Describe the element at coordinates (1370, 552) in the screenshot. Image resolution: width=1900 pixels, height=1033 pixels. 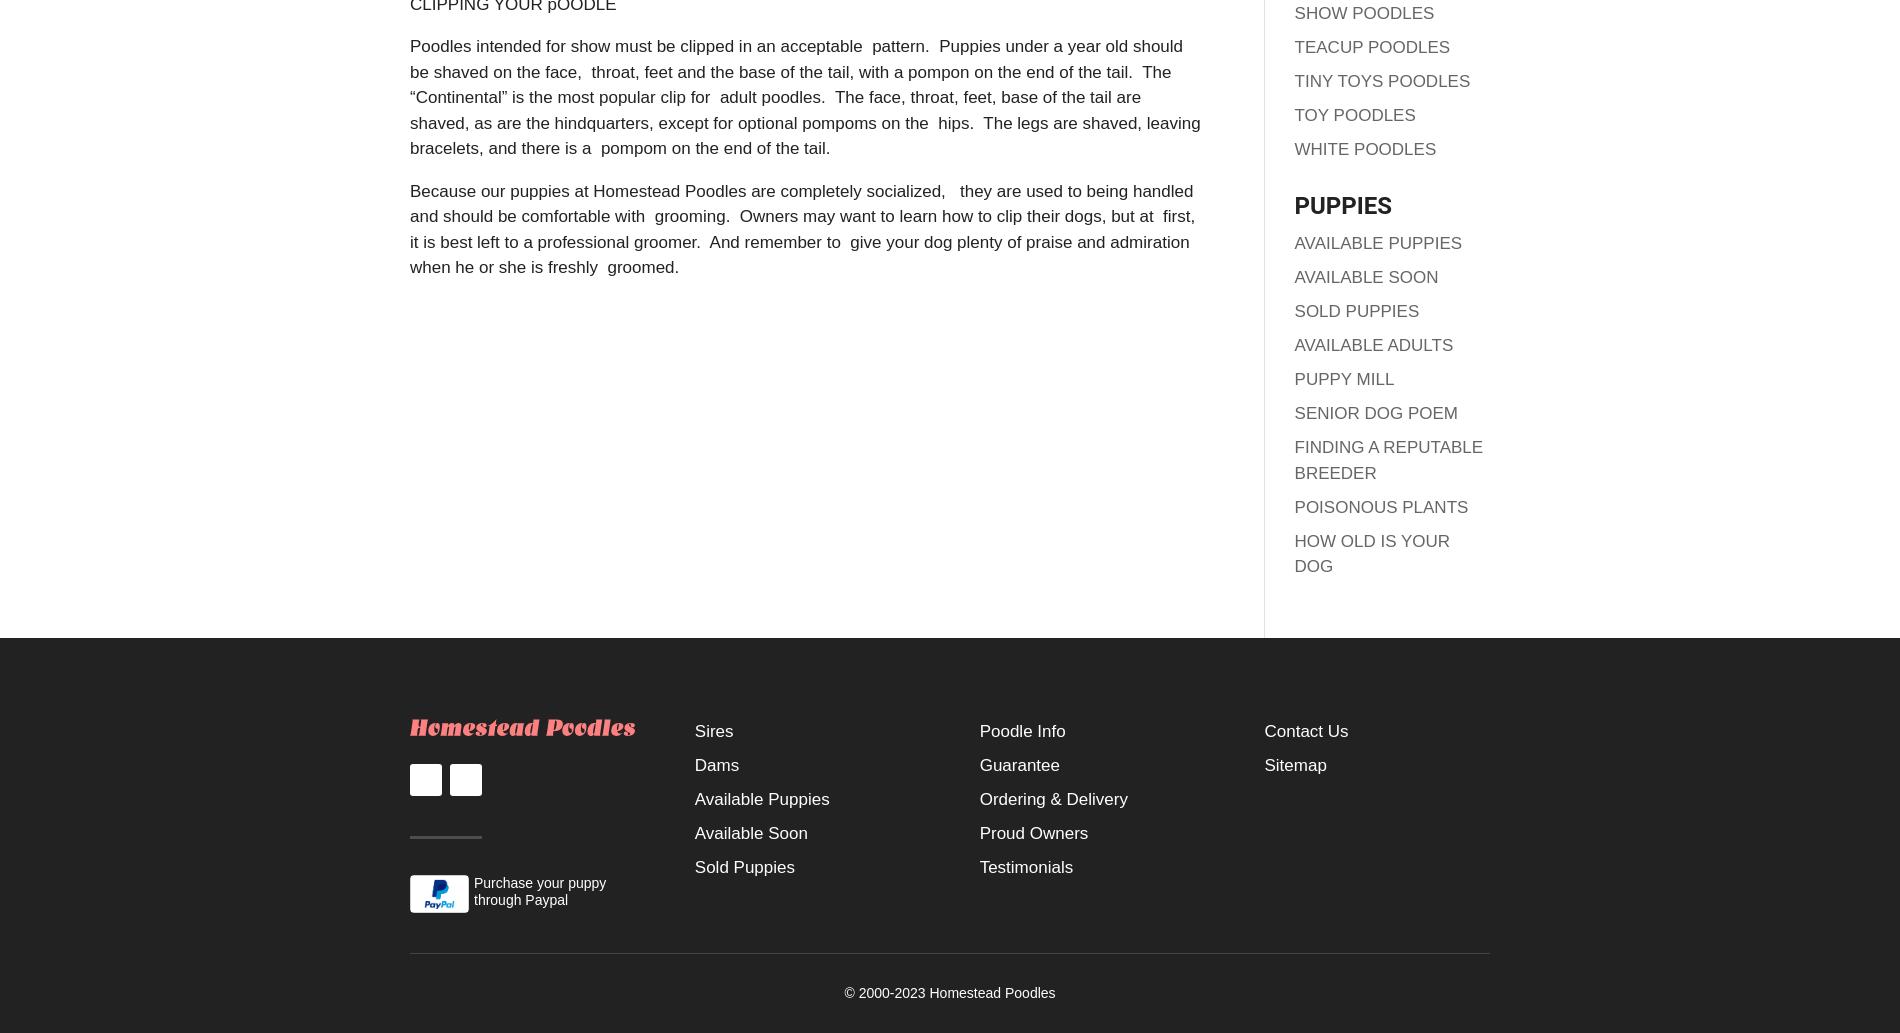
I see `'HOW OLD IS YOUR DOG'` at that location.